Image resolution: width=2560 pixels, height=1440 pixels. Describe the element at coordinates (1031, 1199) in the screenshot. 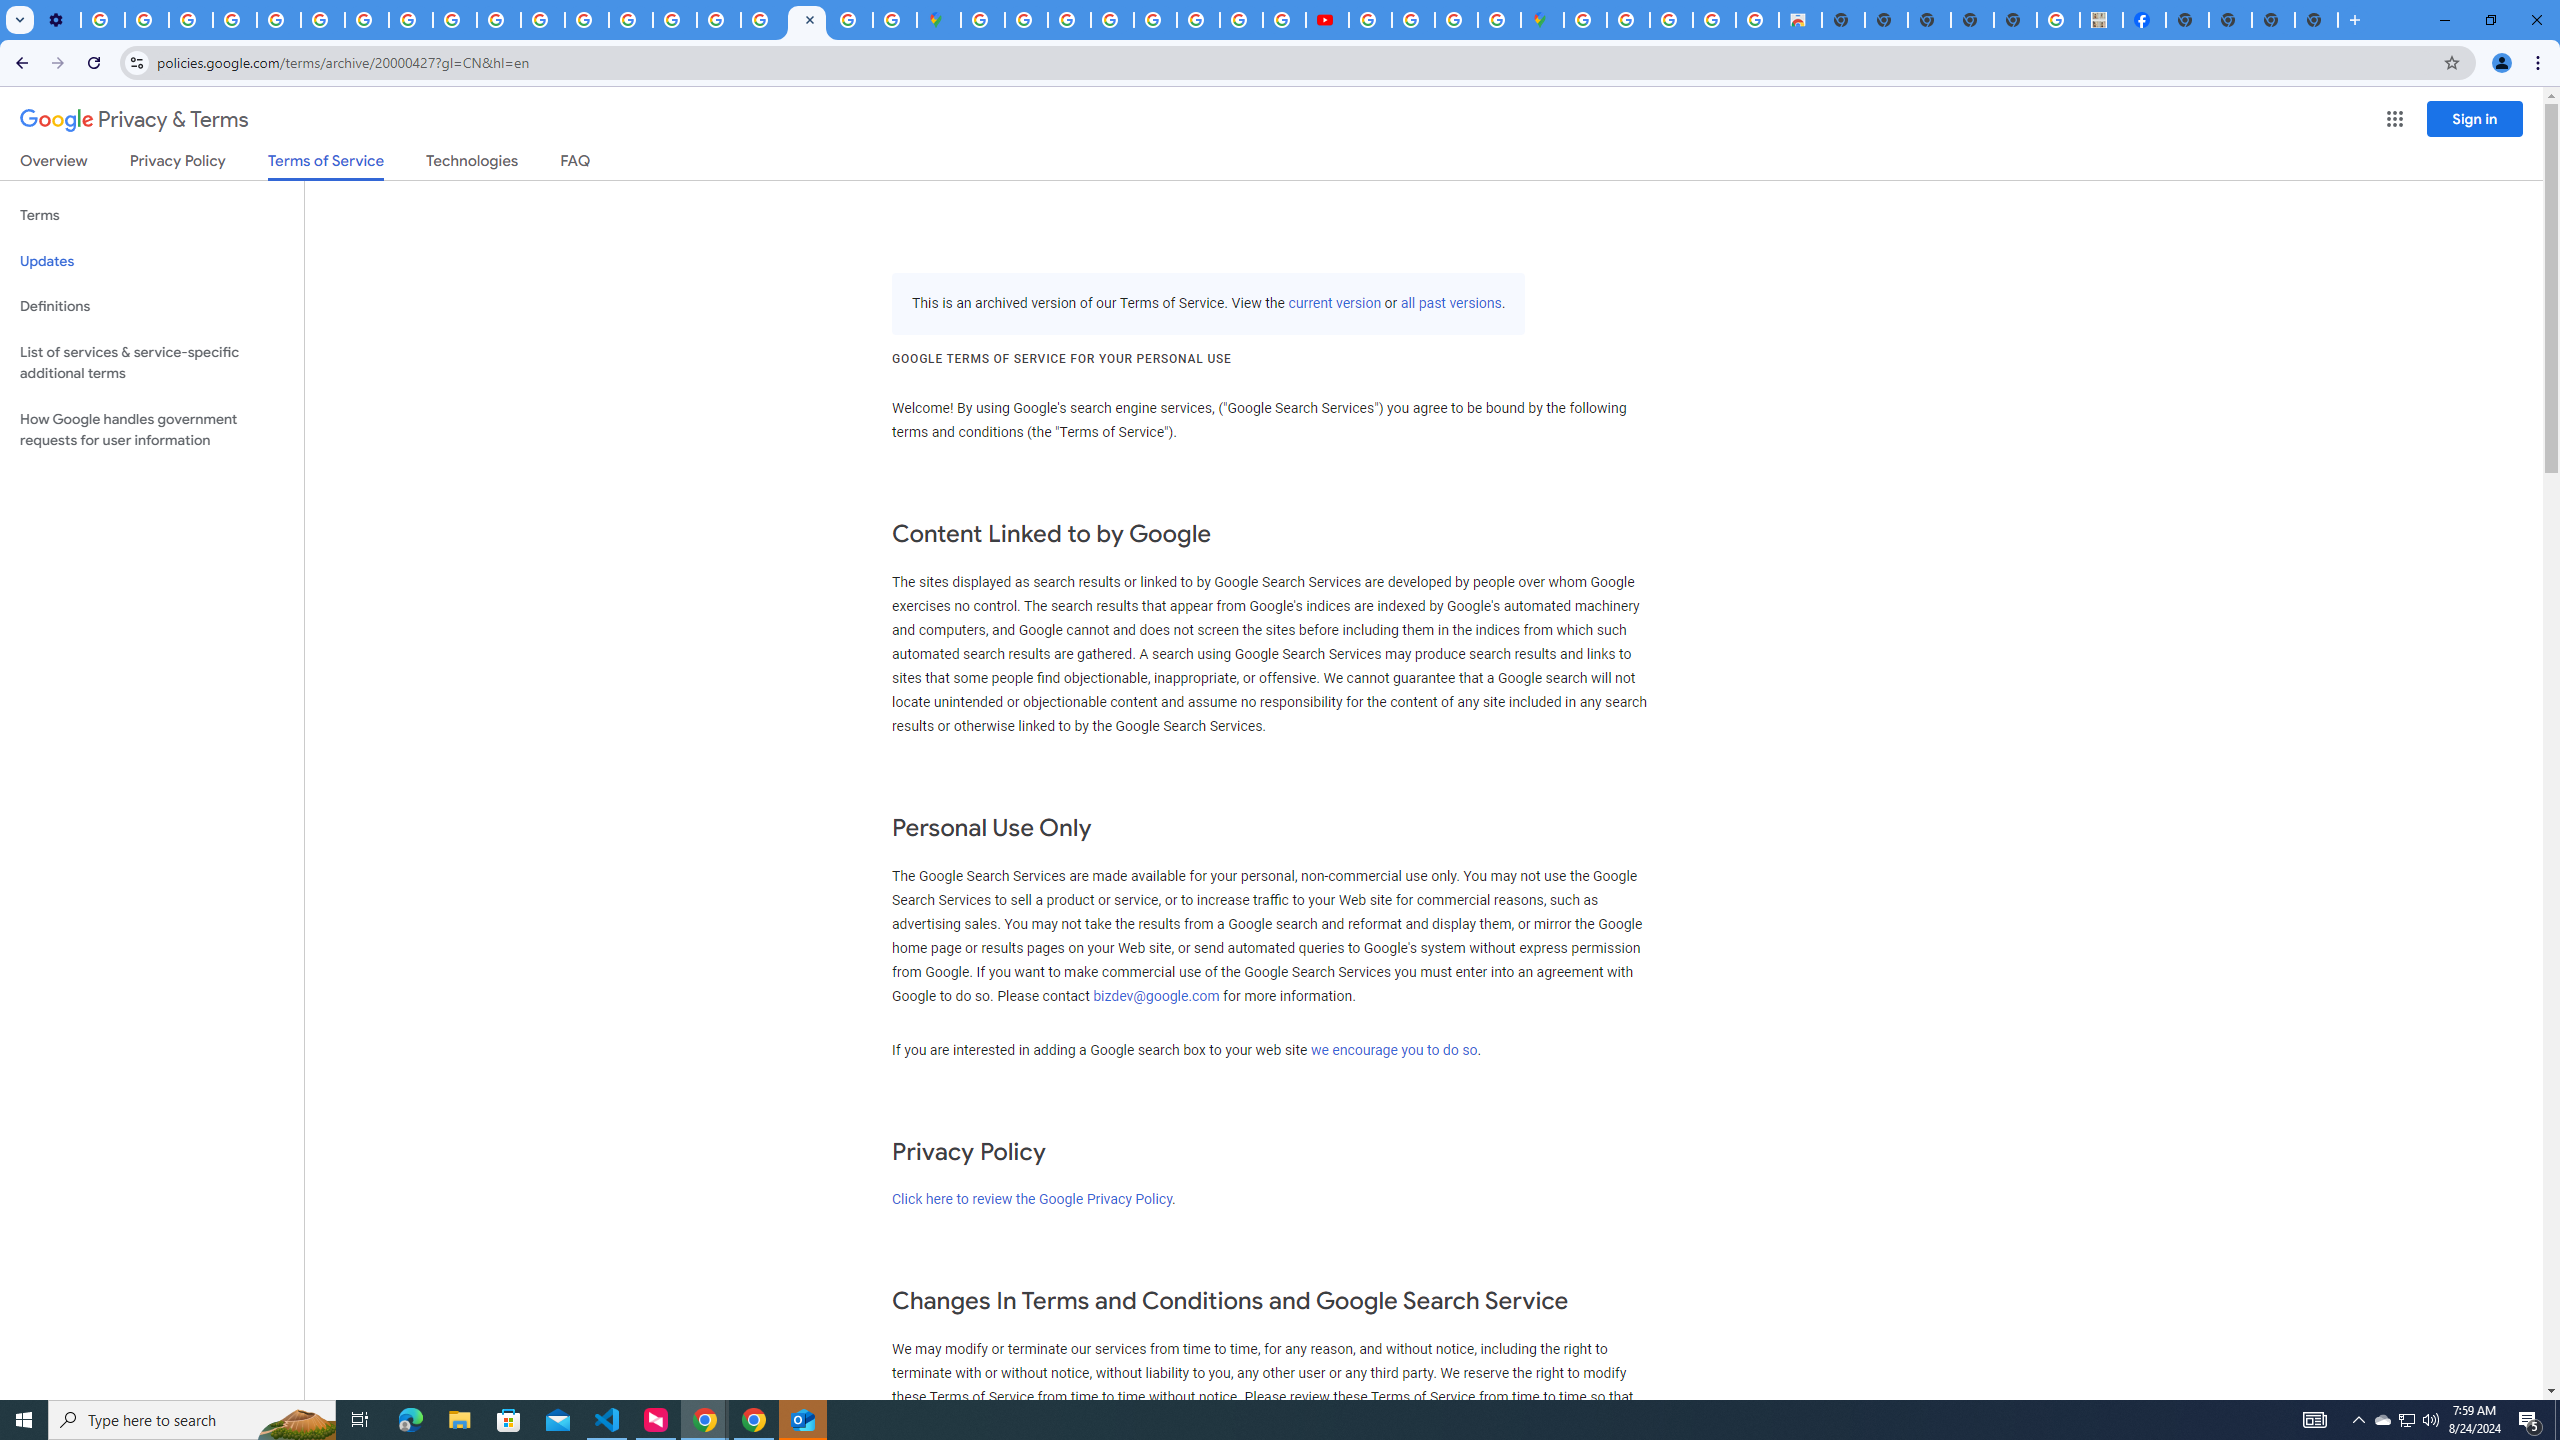

I see `'Click here to review the Google Privacy Policy'` at that location.